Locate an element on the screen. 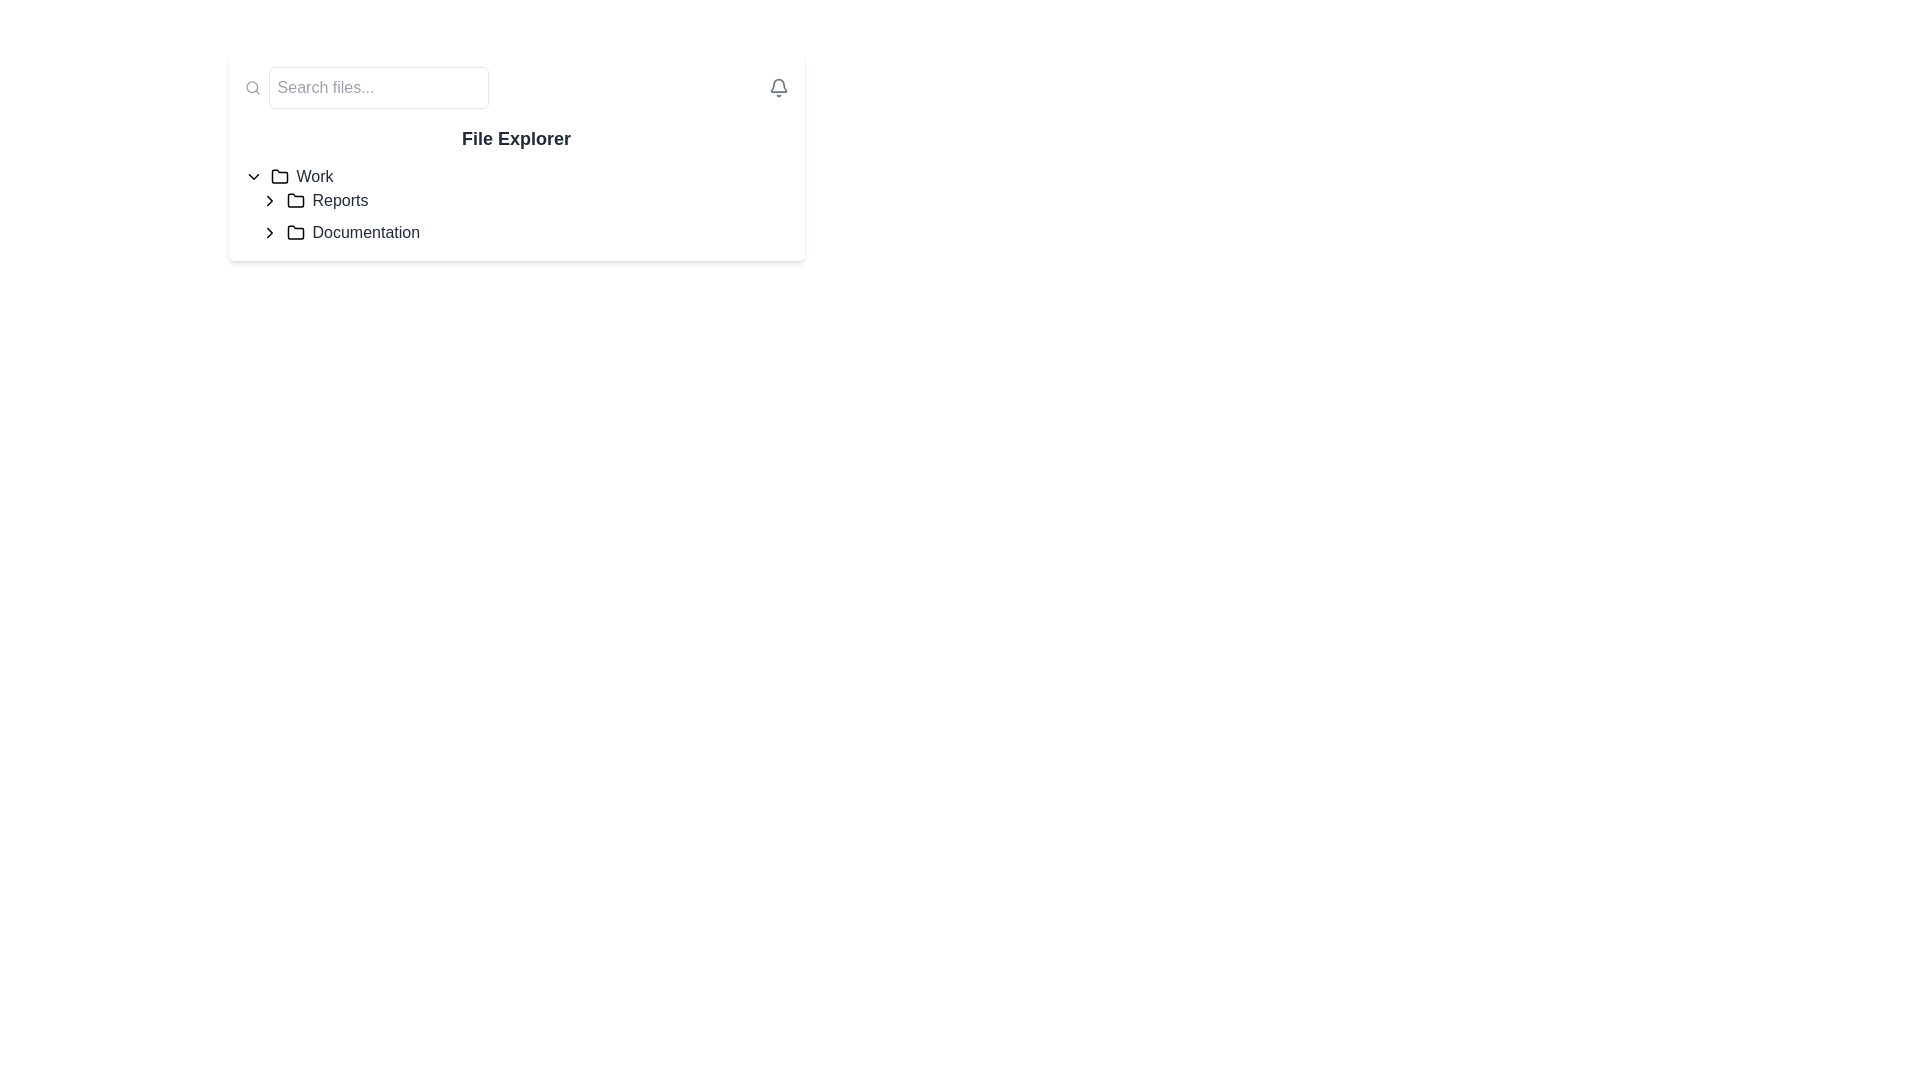  text label indicating the section as 'File Explorer', which is the only text element in its row, situated beneath the search input field is located at coordinates (516, 137).